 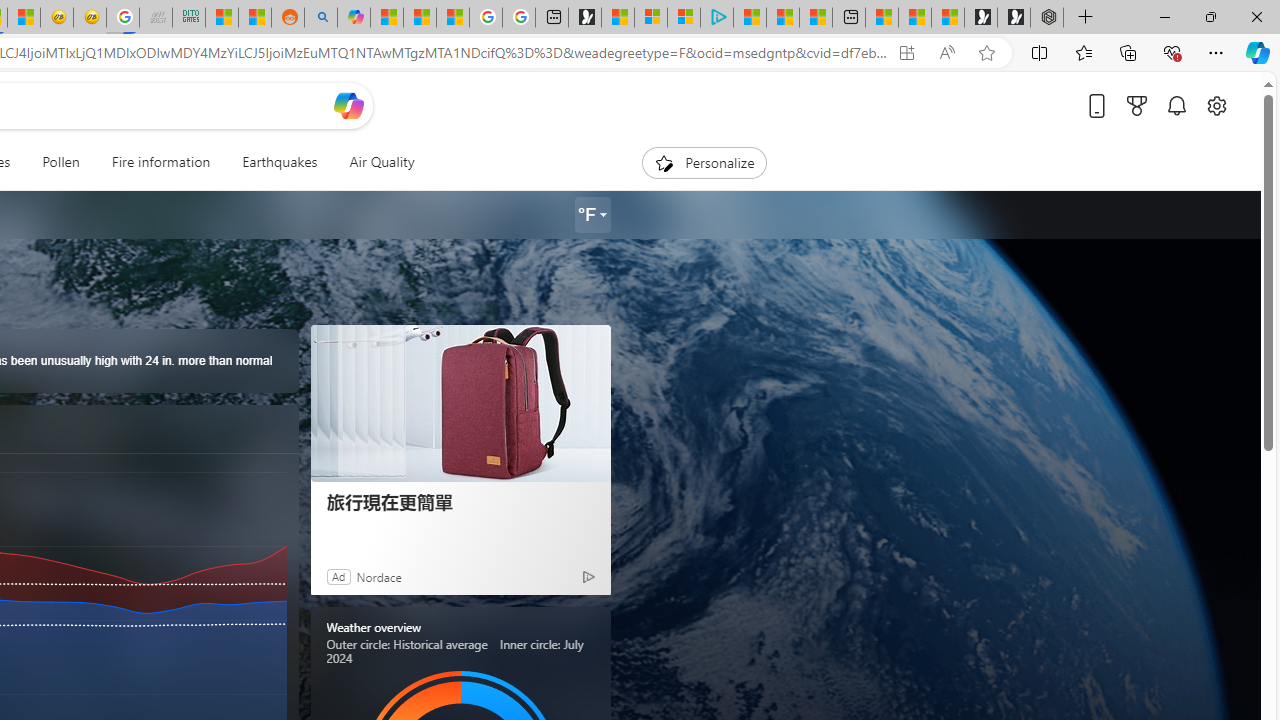 What do you see at coordinates (160, 162) in the screenshot?
I see `'Fire information'` at bounding box center [160, 162].